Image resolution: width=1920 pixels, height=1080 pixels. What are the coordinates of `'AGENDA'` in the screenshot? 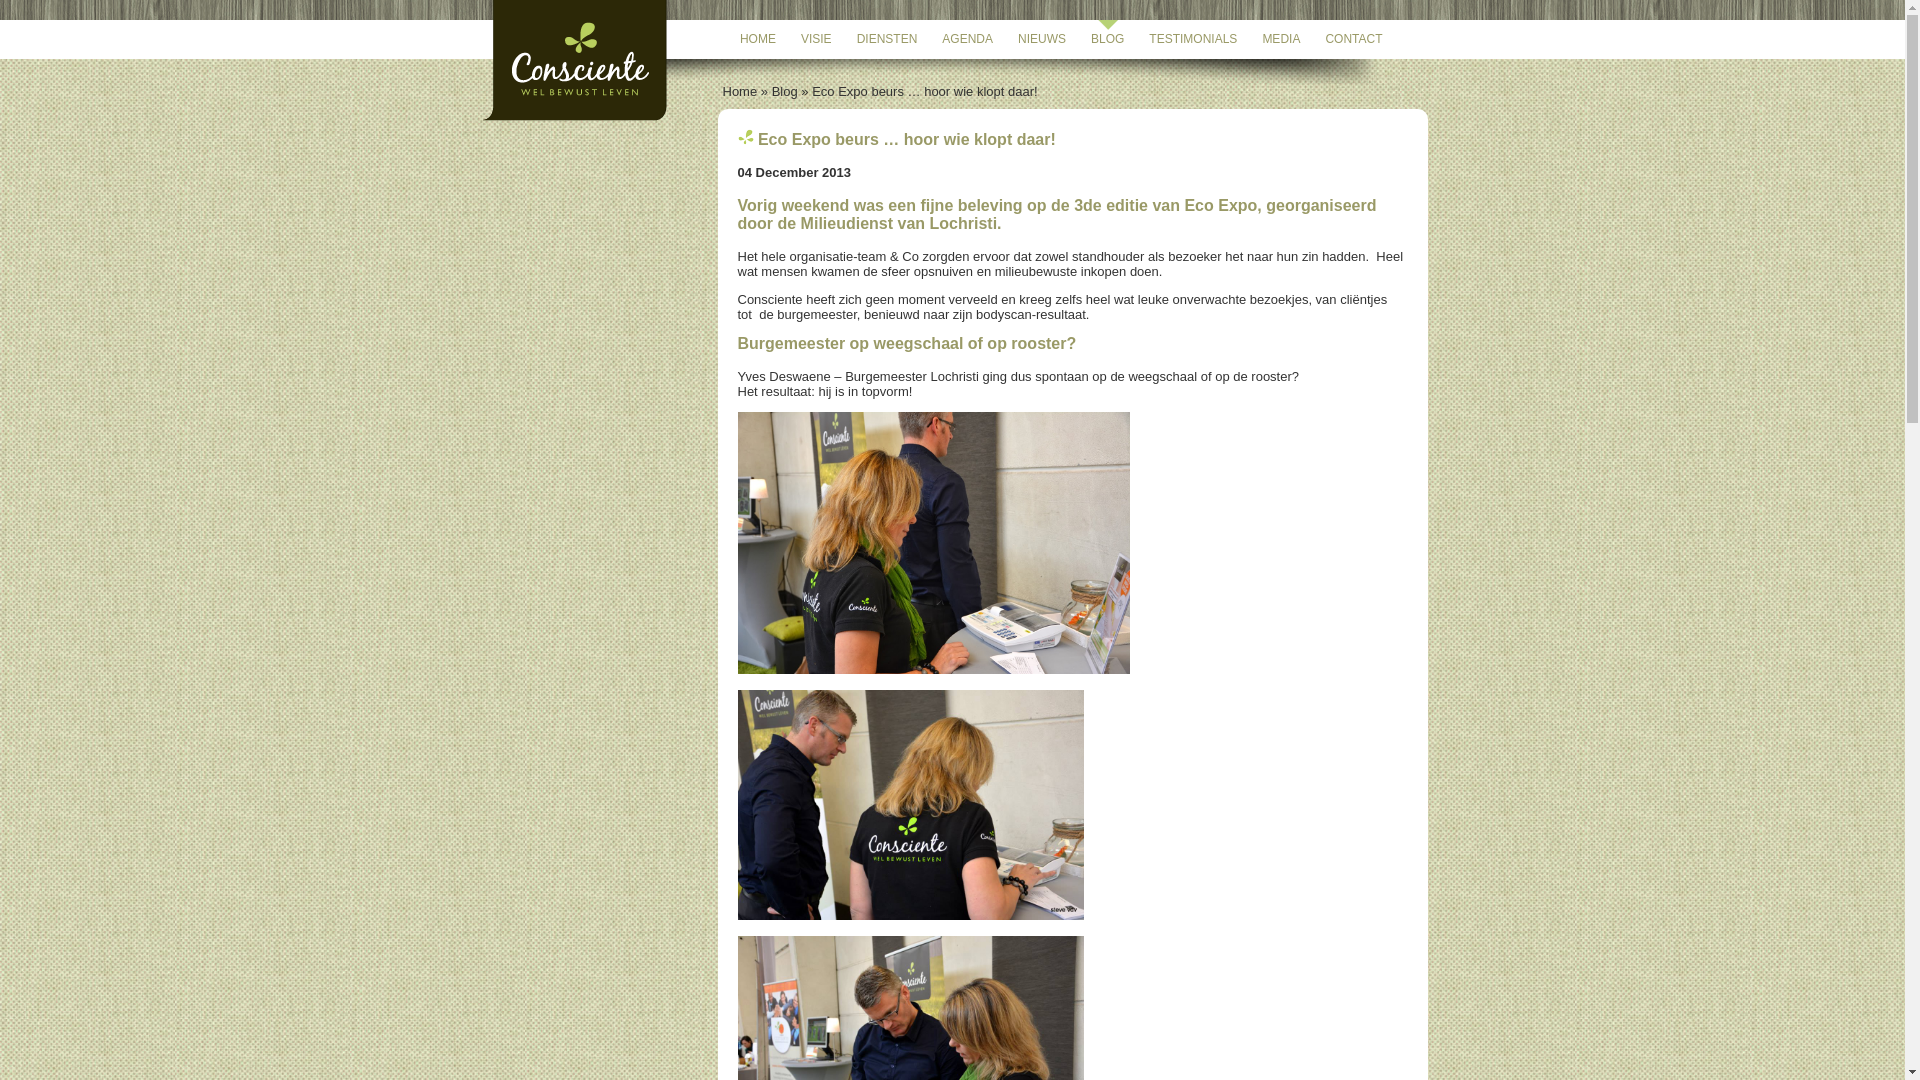 It's located at (967, 39).